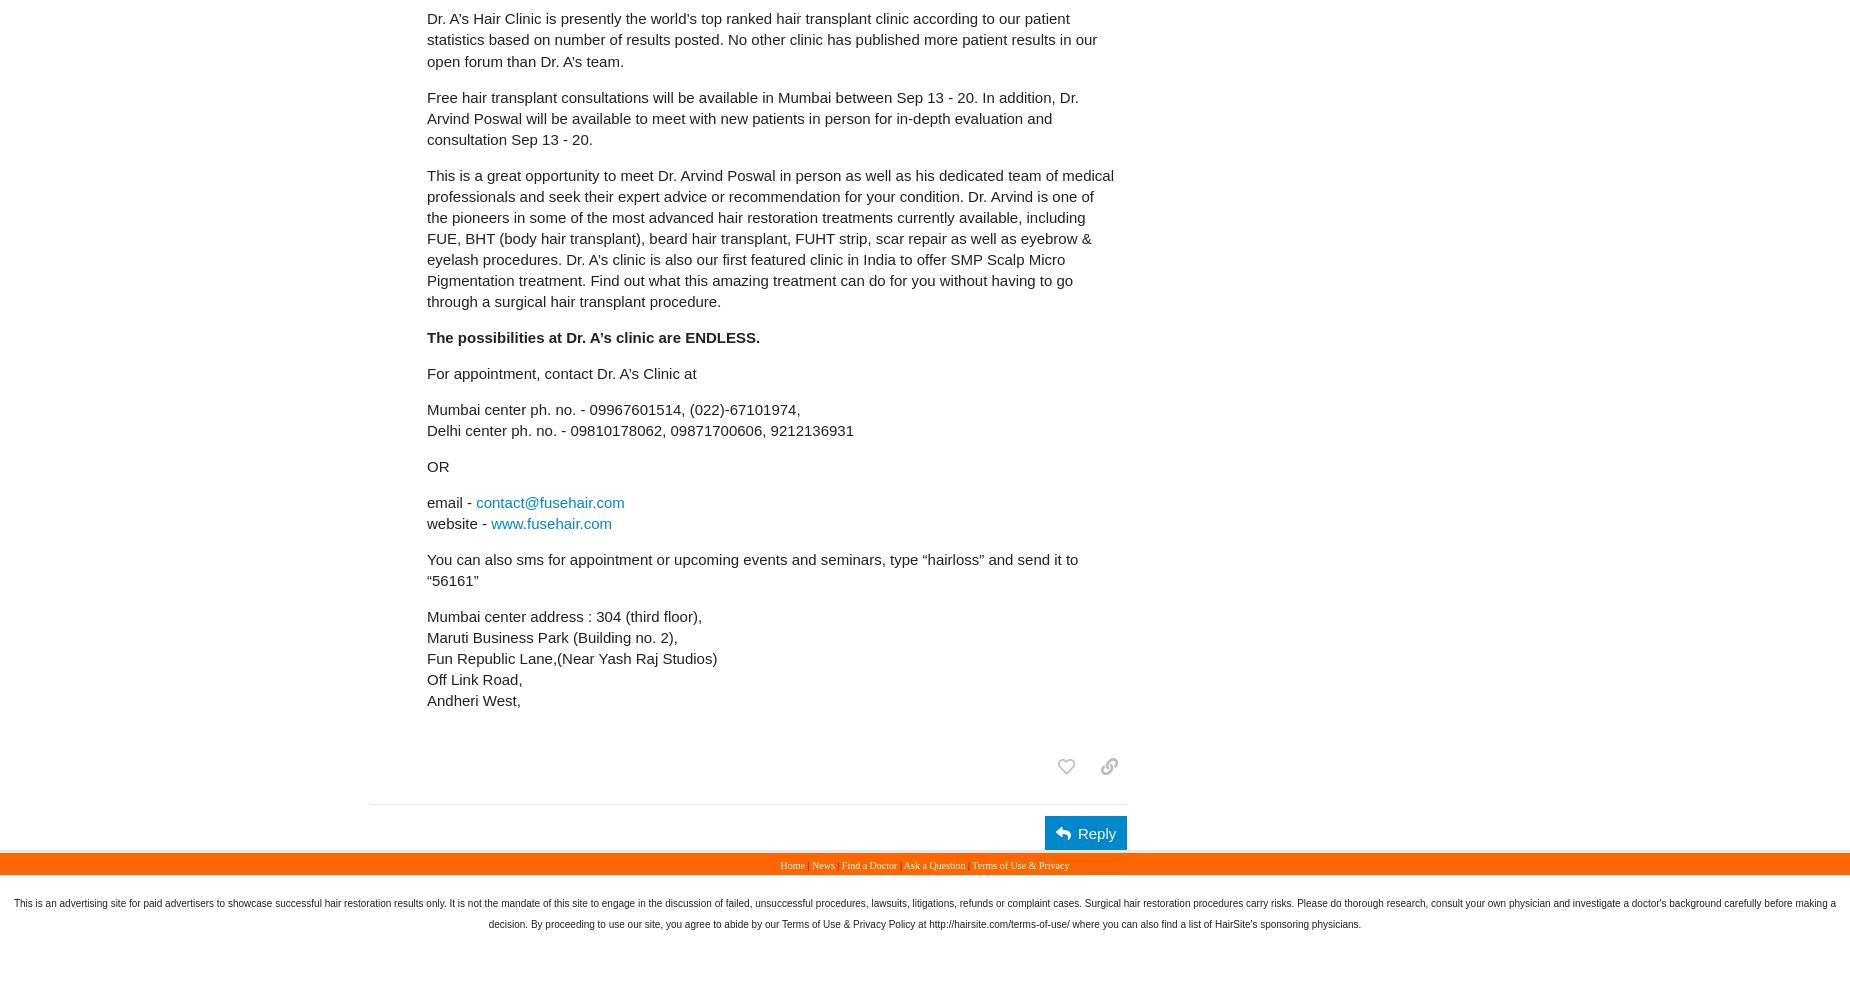  I want to click on 'For appointment, contact Dr. A’s Clinic at', so click(561, 371).